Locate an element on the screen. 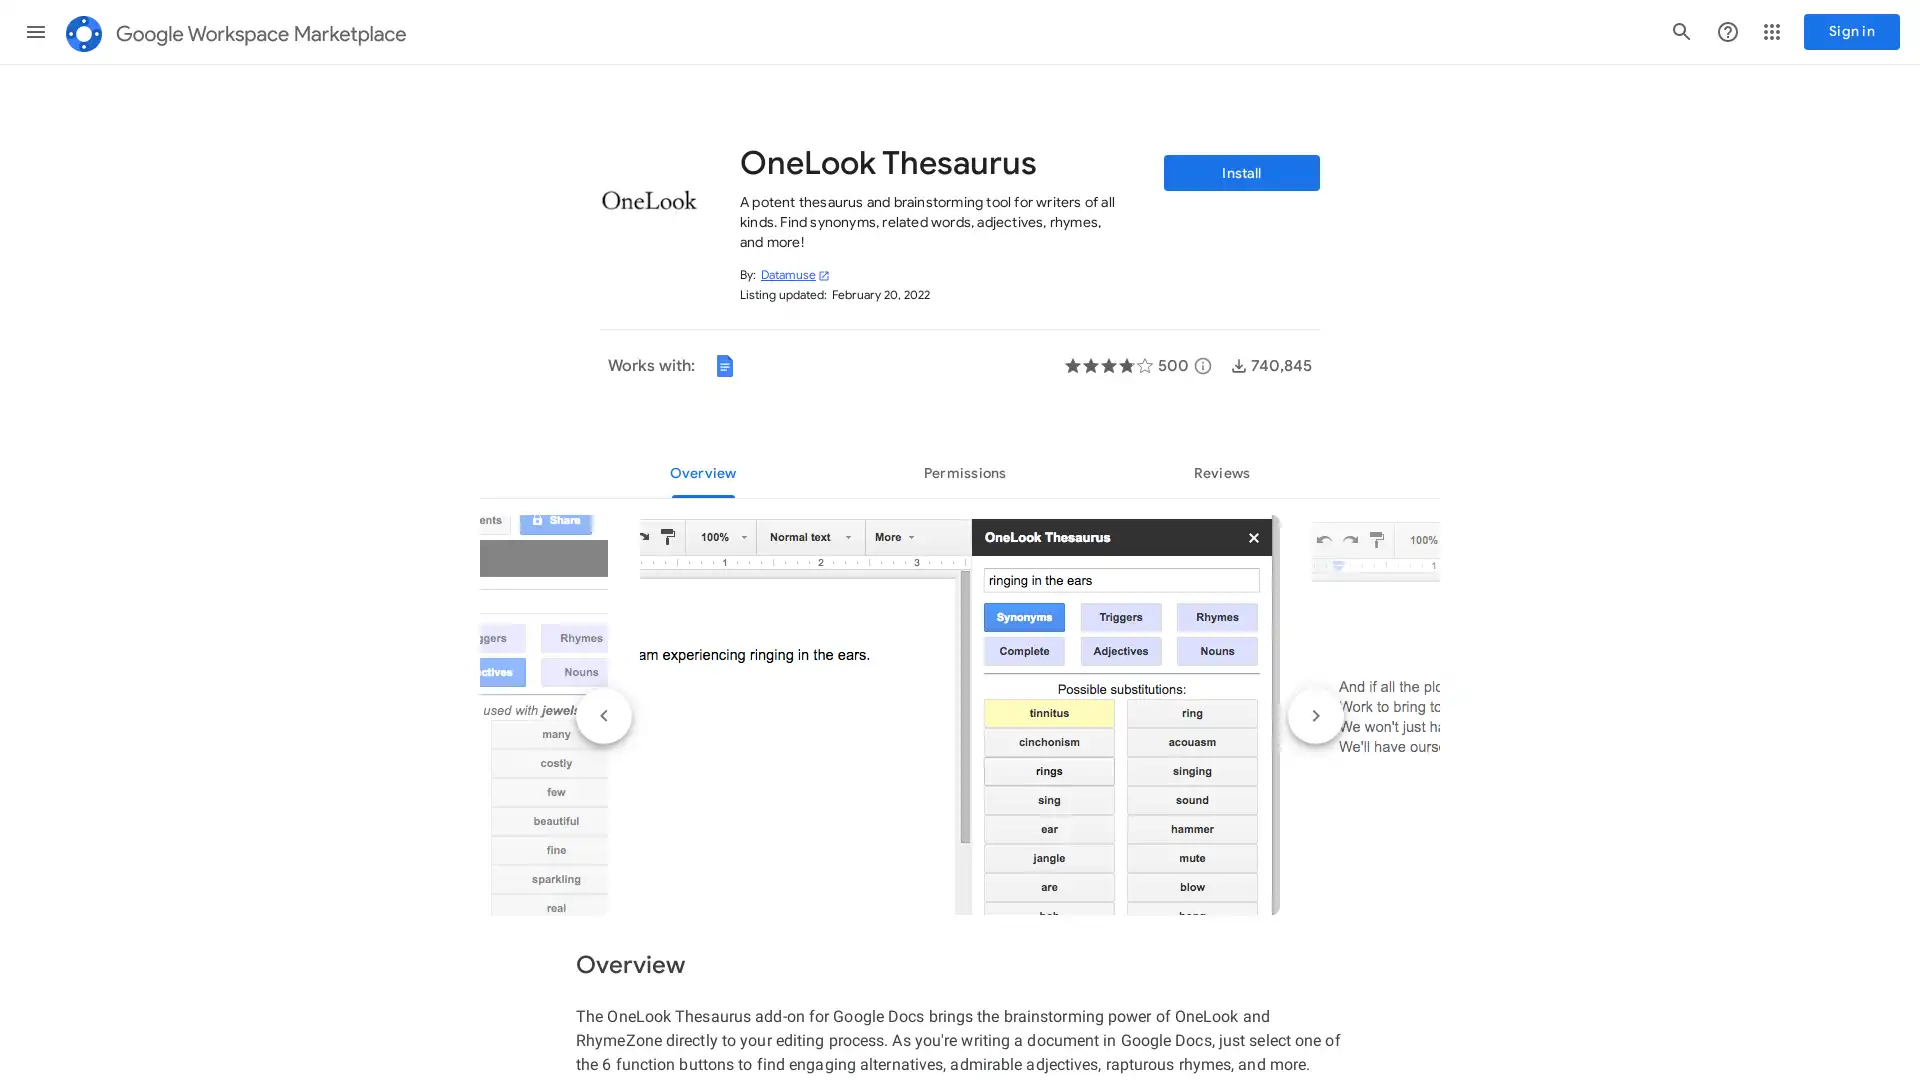 This screenshot has height=1080, width=1920. Google apps is located at coordinates (1771, 31).